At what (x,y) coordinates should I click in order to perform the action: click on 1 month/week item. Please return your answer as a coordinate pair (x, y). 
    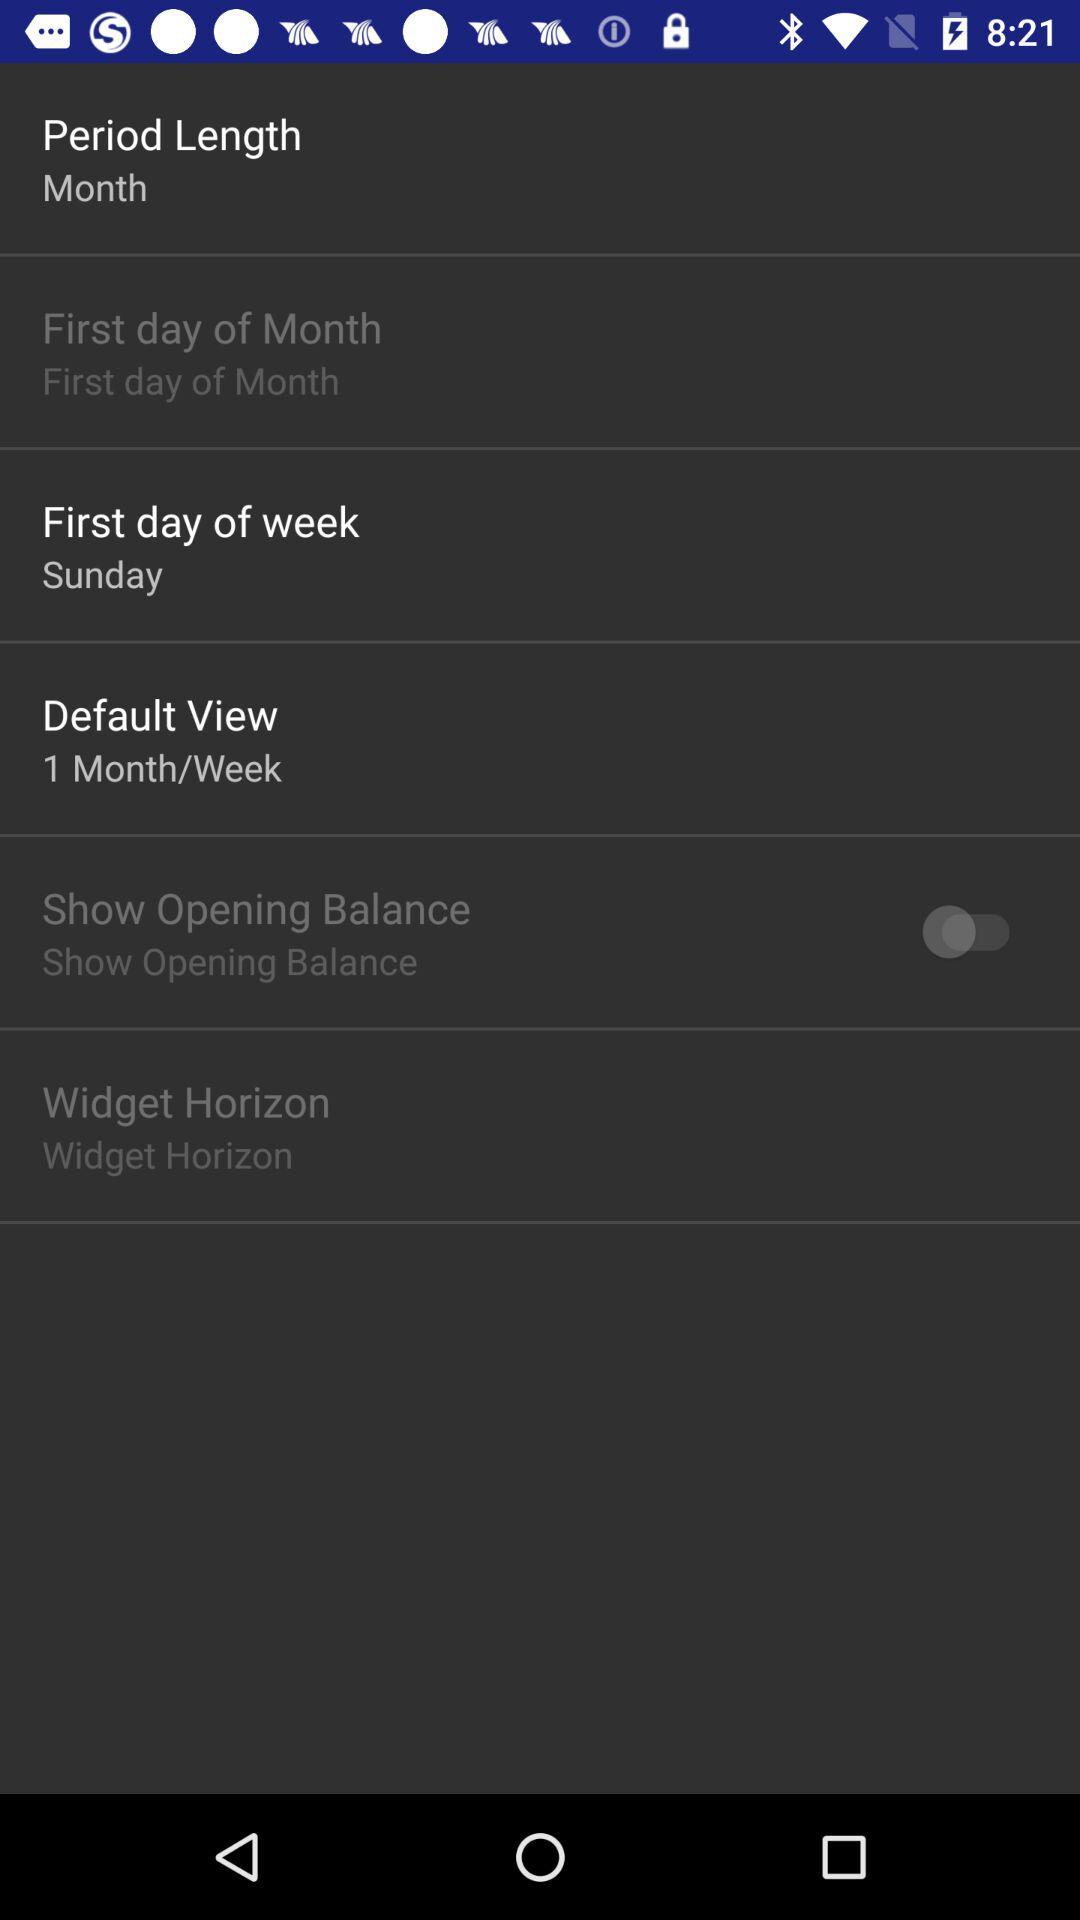
    Looking at the image, I should click on (161, 766).